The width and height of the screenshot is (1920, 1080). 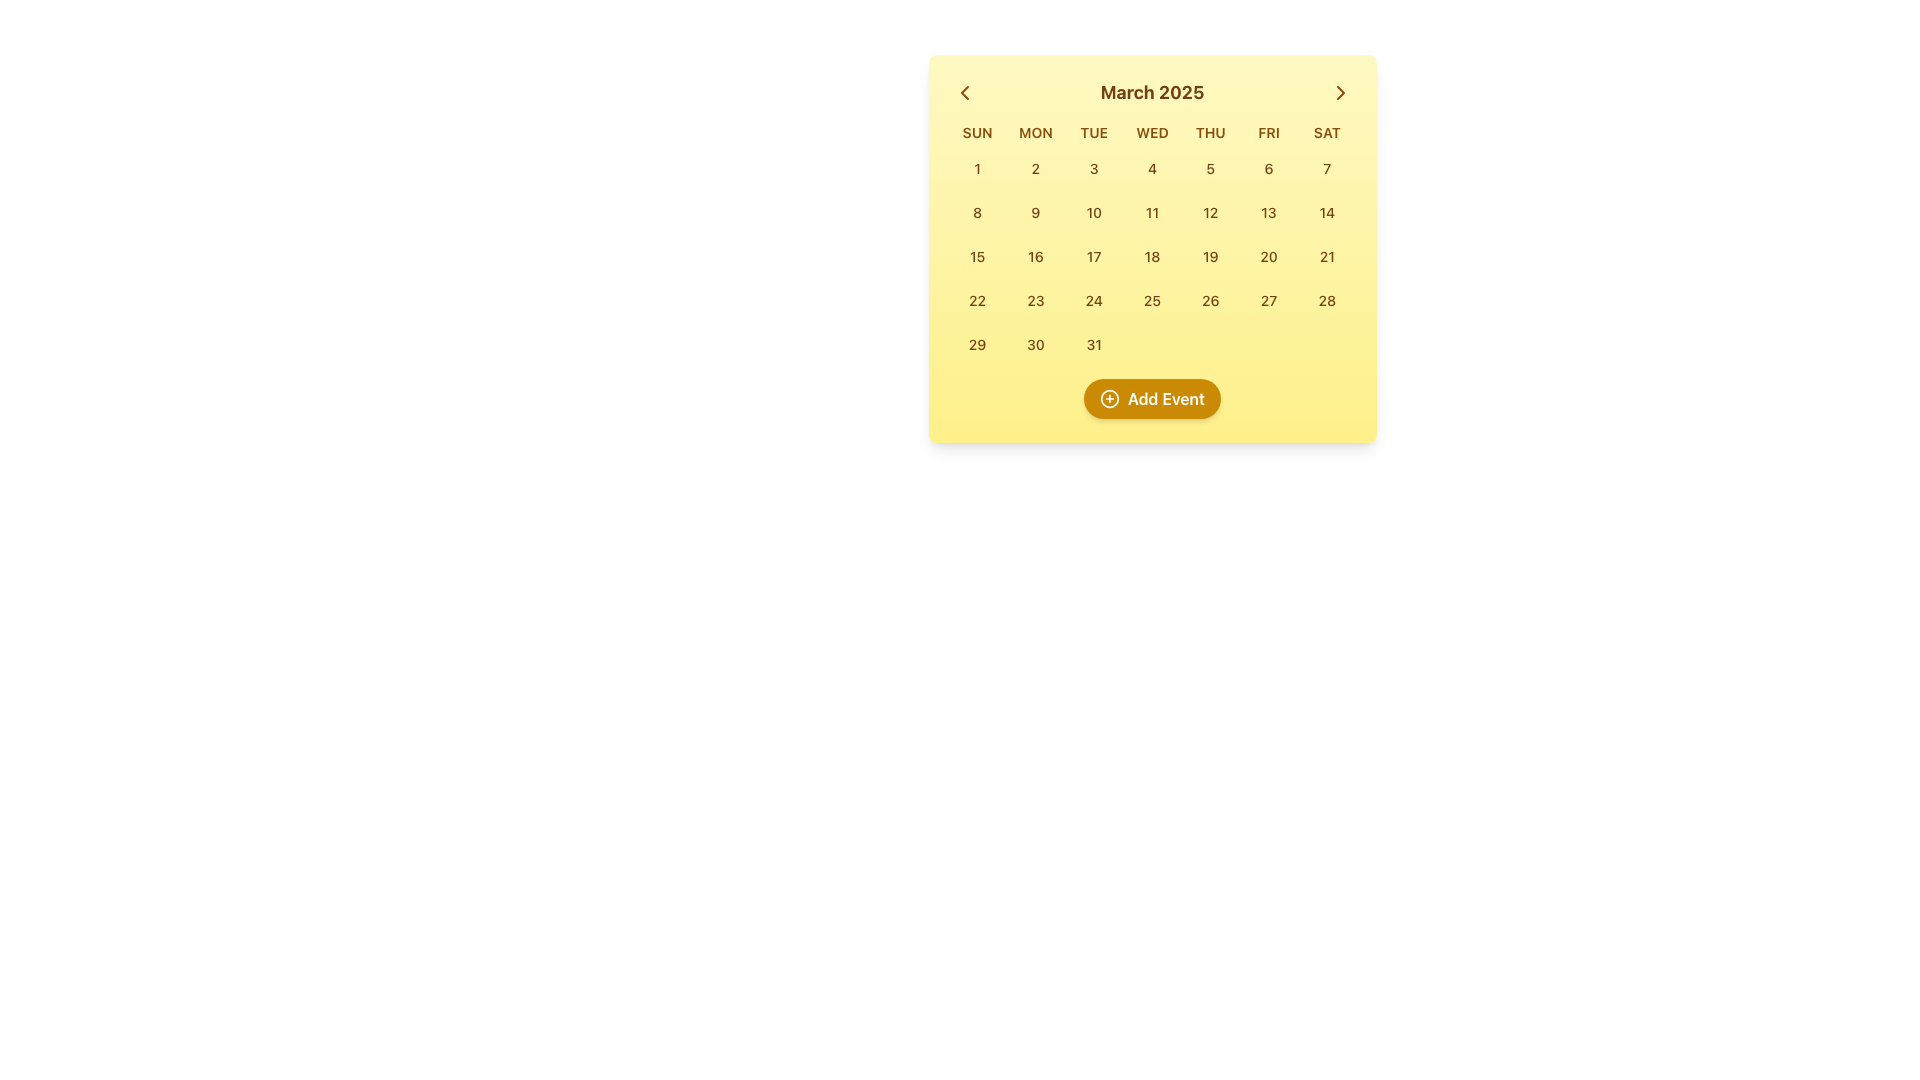 What do you see at coordinates (1035, 168) in the screenshot?
I see `the calendar date cell displaying the number '2' in a dark yellow font, which is located under the 'MON' label in the March 2025 calendar` at bounding box center [1035, 168].